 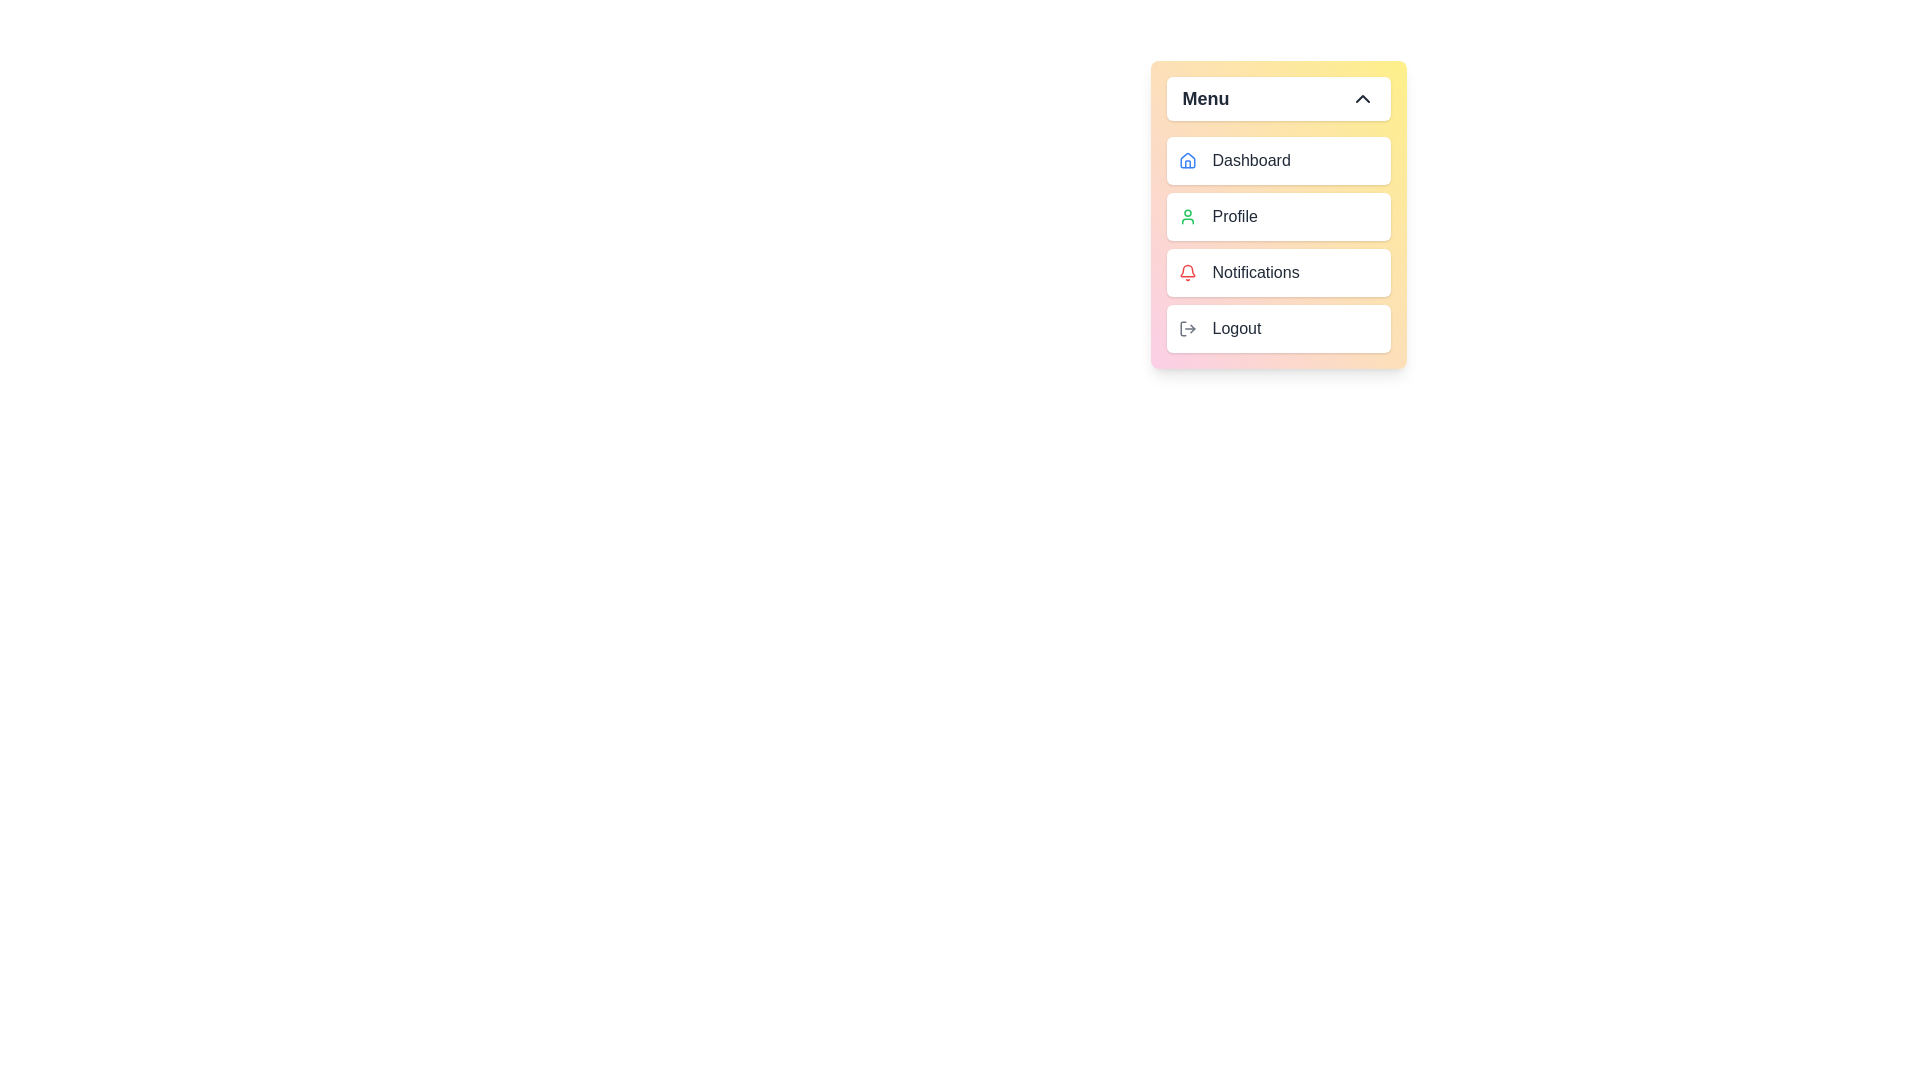 What do you see at coordinates (1277, 273) in the screenshot?
I see `the menu item labeled Notifications` at bounding box center [1277, 273].